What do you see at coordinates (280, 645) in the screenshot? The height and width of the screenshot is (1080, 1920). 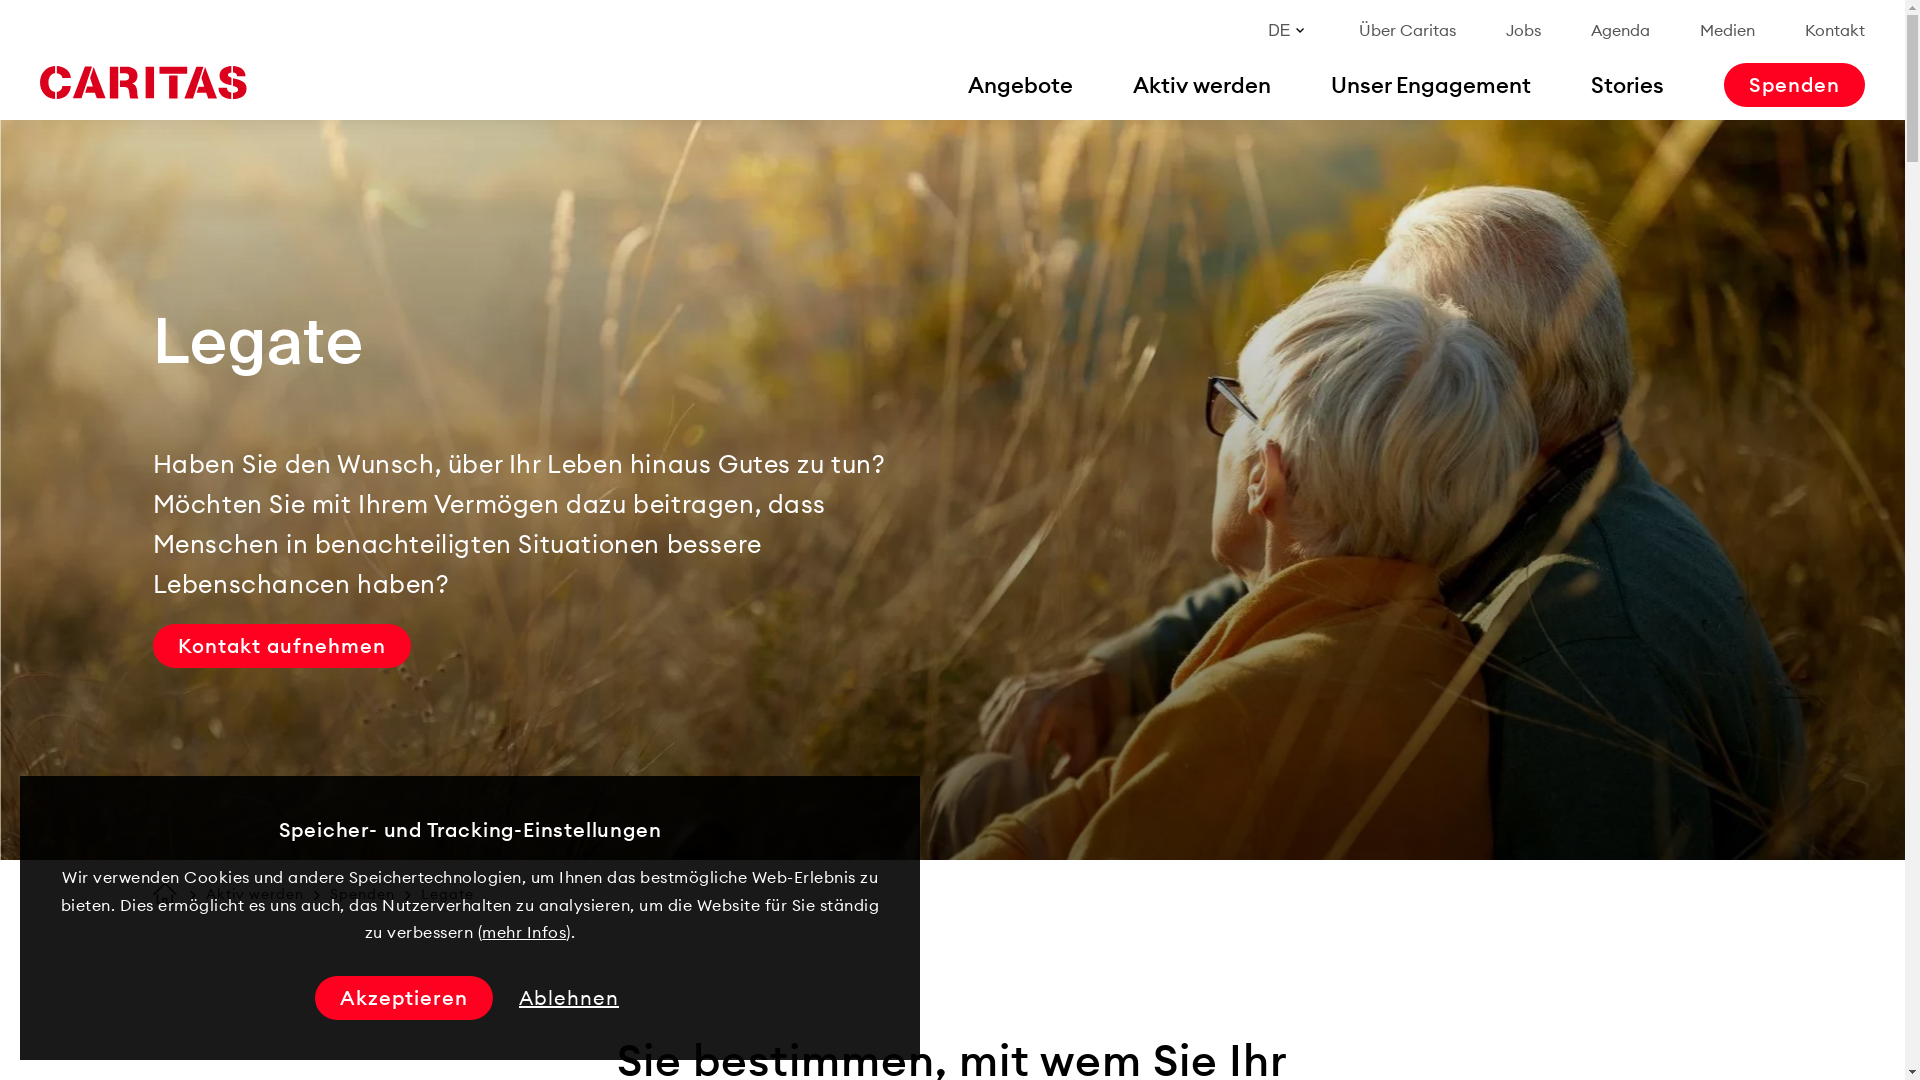 I see `'Kontakt aufnehmen'` at bounding box center [280, 645].